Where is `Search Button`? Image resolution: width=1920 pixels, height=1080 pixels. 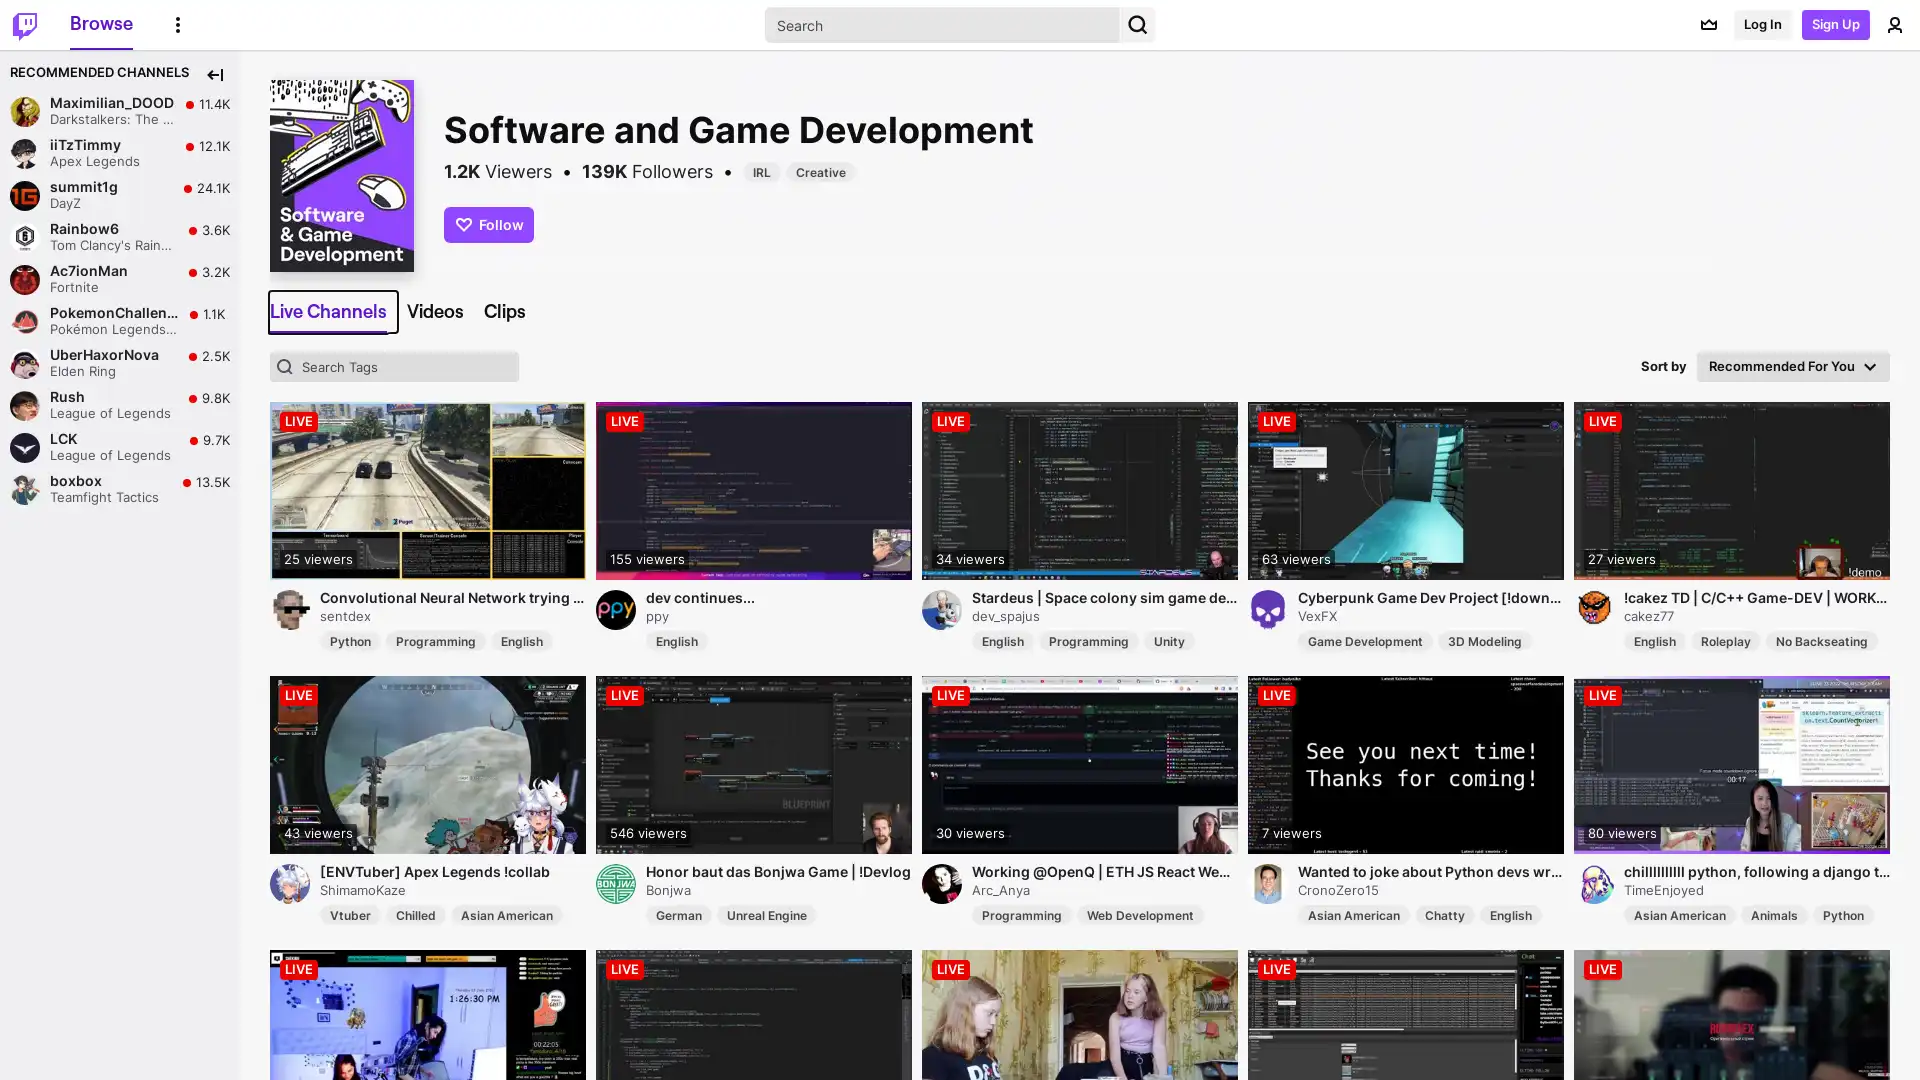
Search Button is located at coordinates (1137, 24).